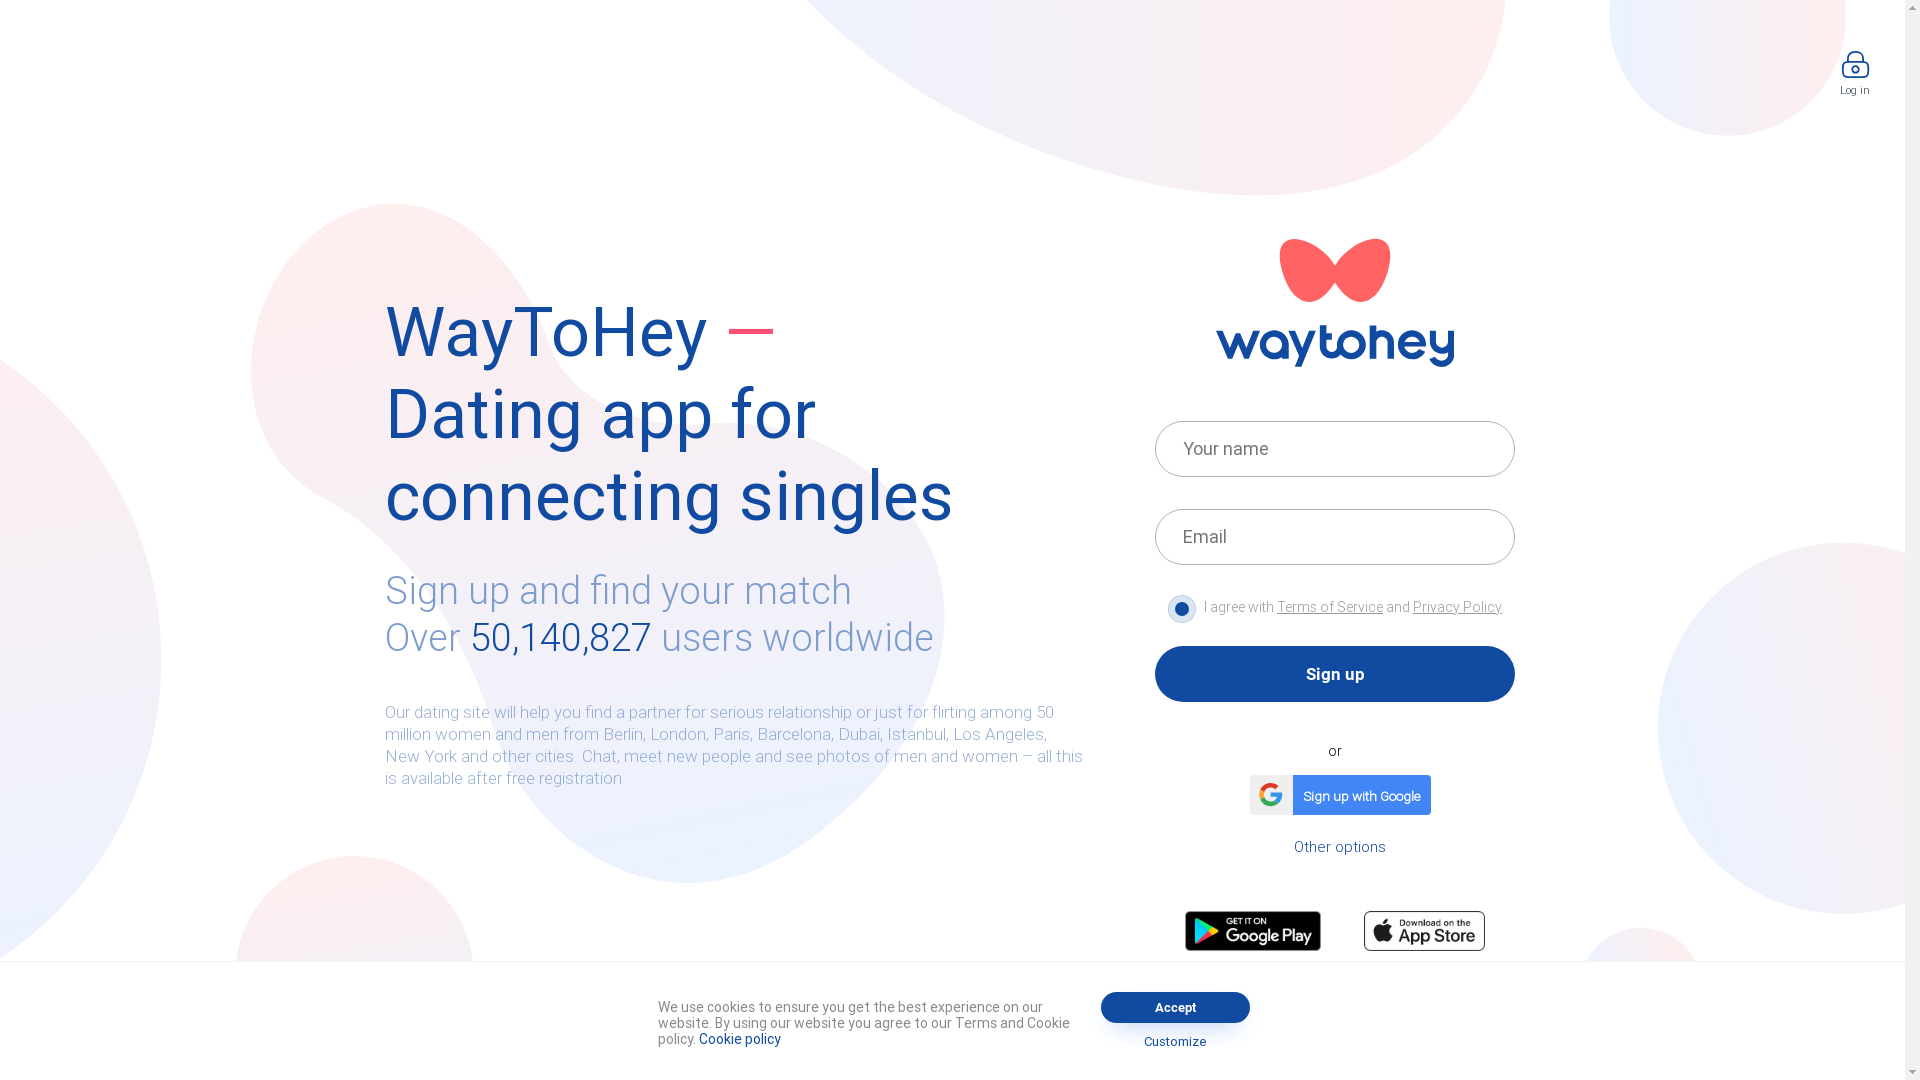 The width and height of the screenshot is (1920, 1080). What do you see at coordinates (560, 637) in the screenshot?
I see `'50,140,827'` at bounding box center [560, 637].